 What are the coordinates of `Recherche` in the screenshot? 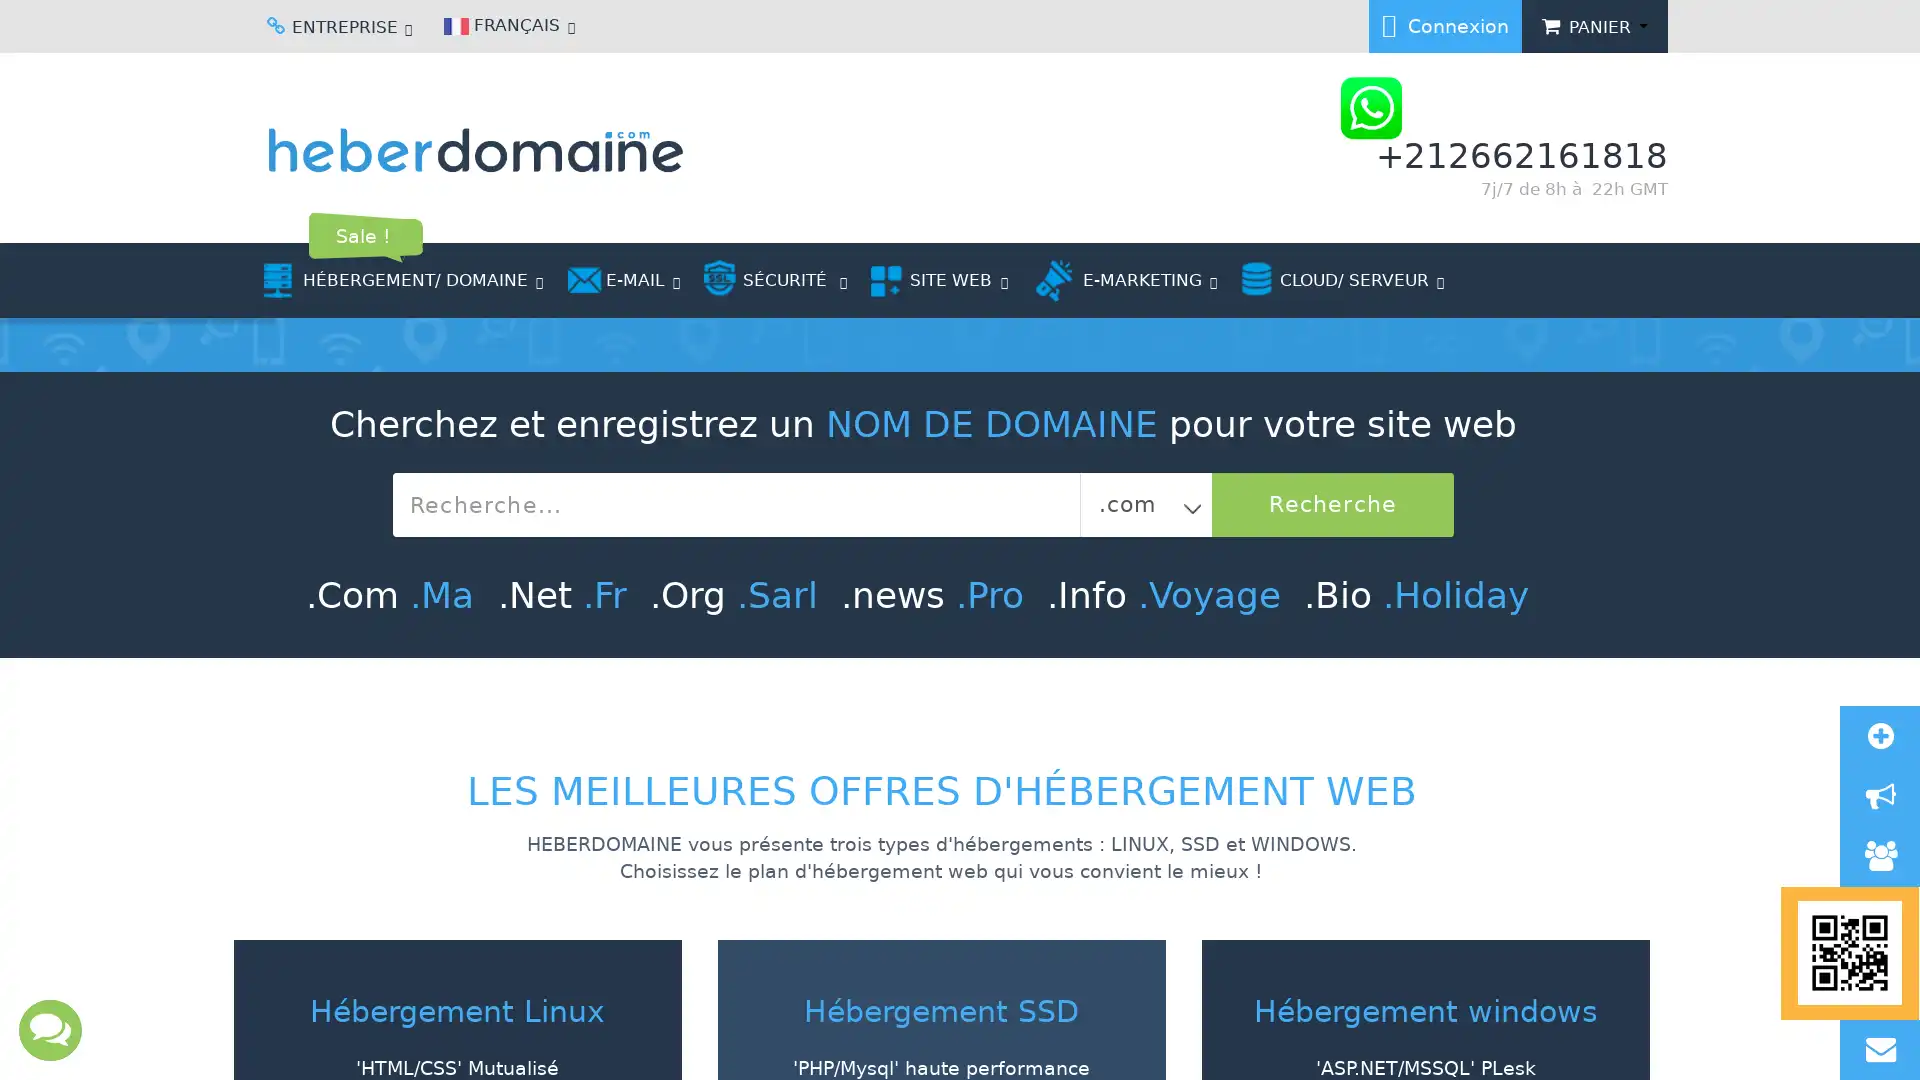 It's located at (1099, 882).